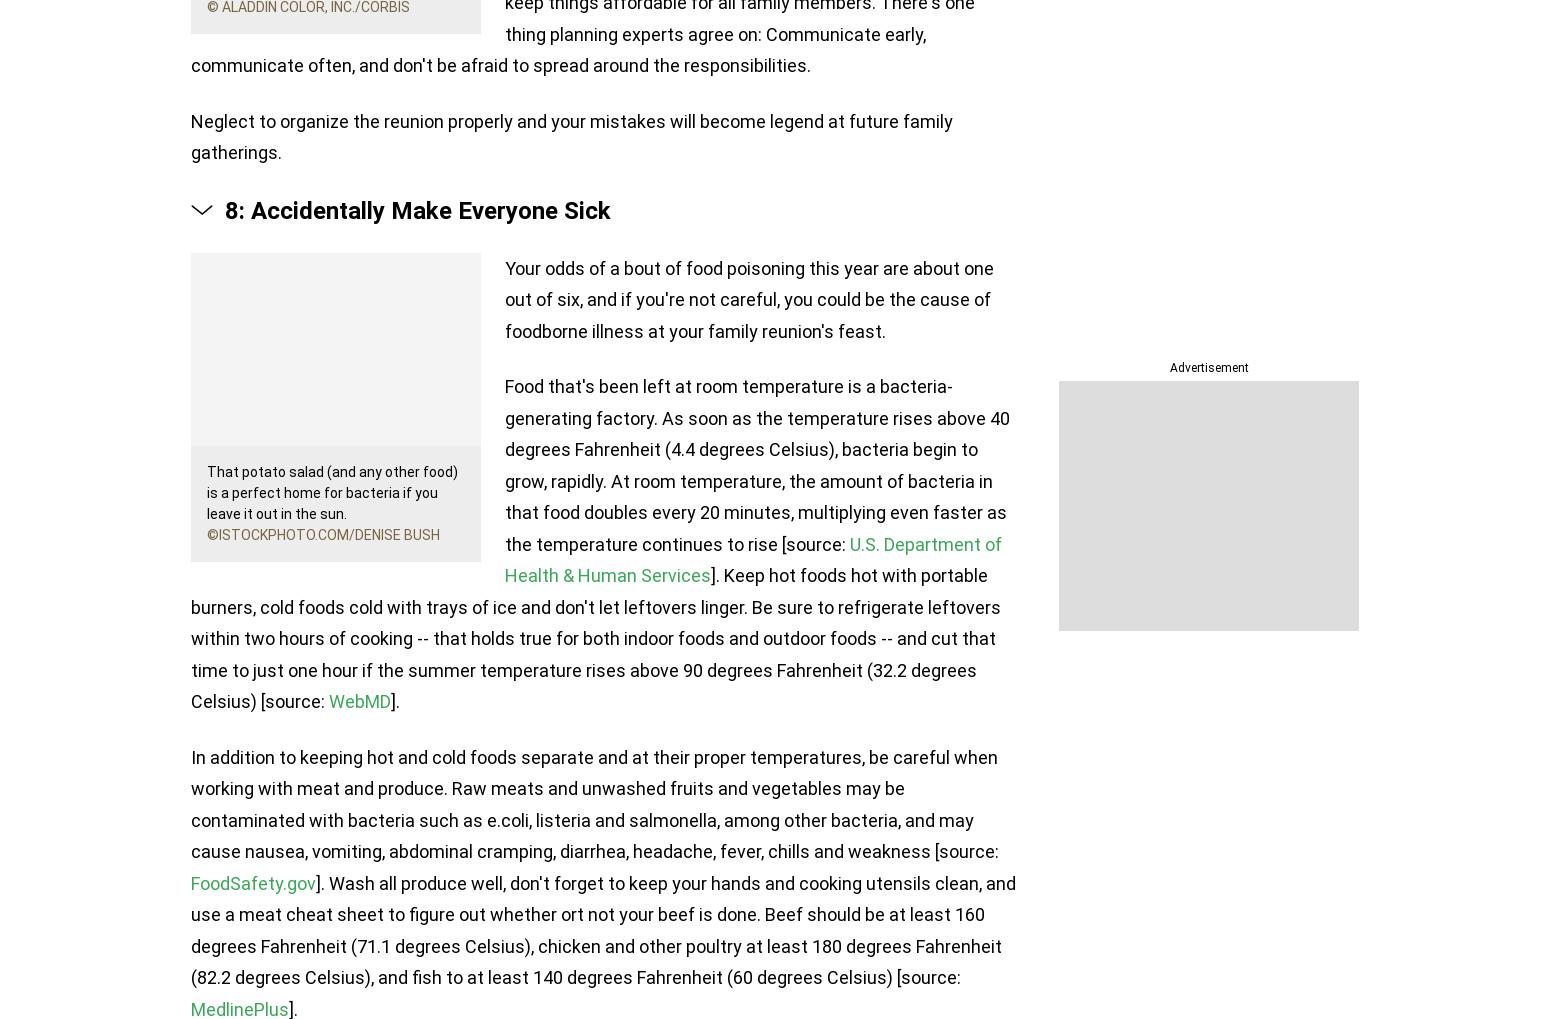 This screenshot has width=1550, height=1019. I want to click on '©iStockphoto.com/Denise Bush', so click(322, 533).